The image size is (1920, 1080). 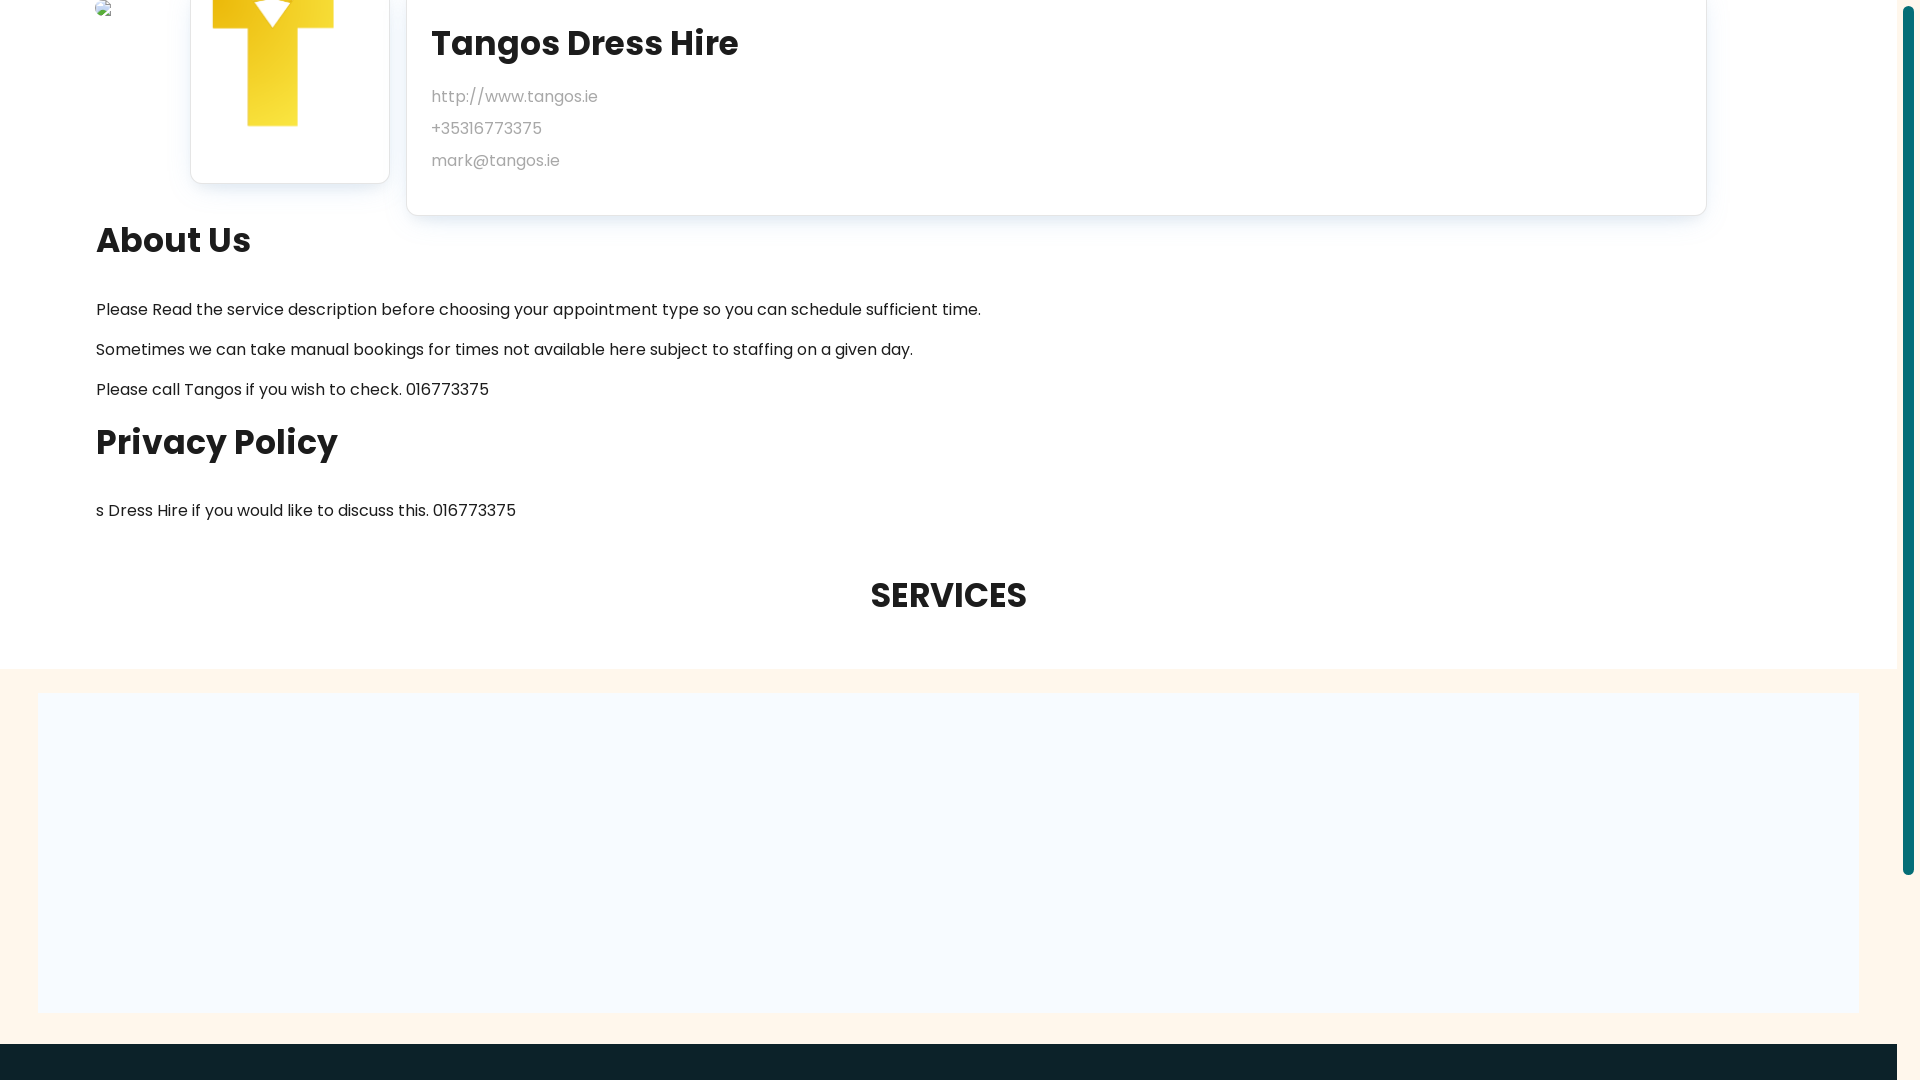 I want to click on 'http://www.tangos.ie', so click(x=514, y=96).